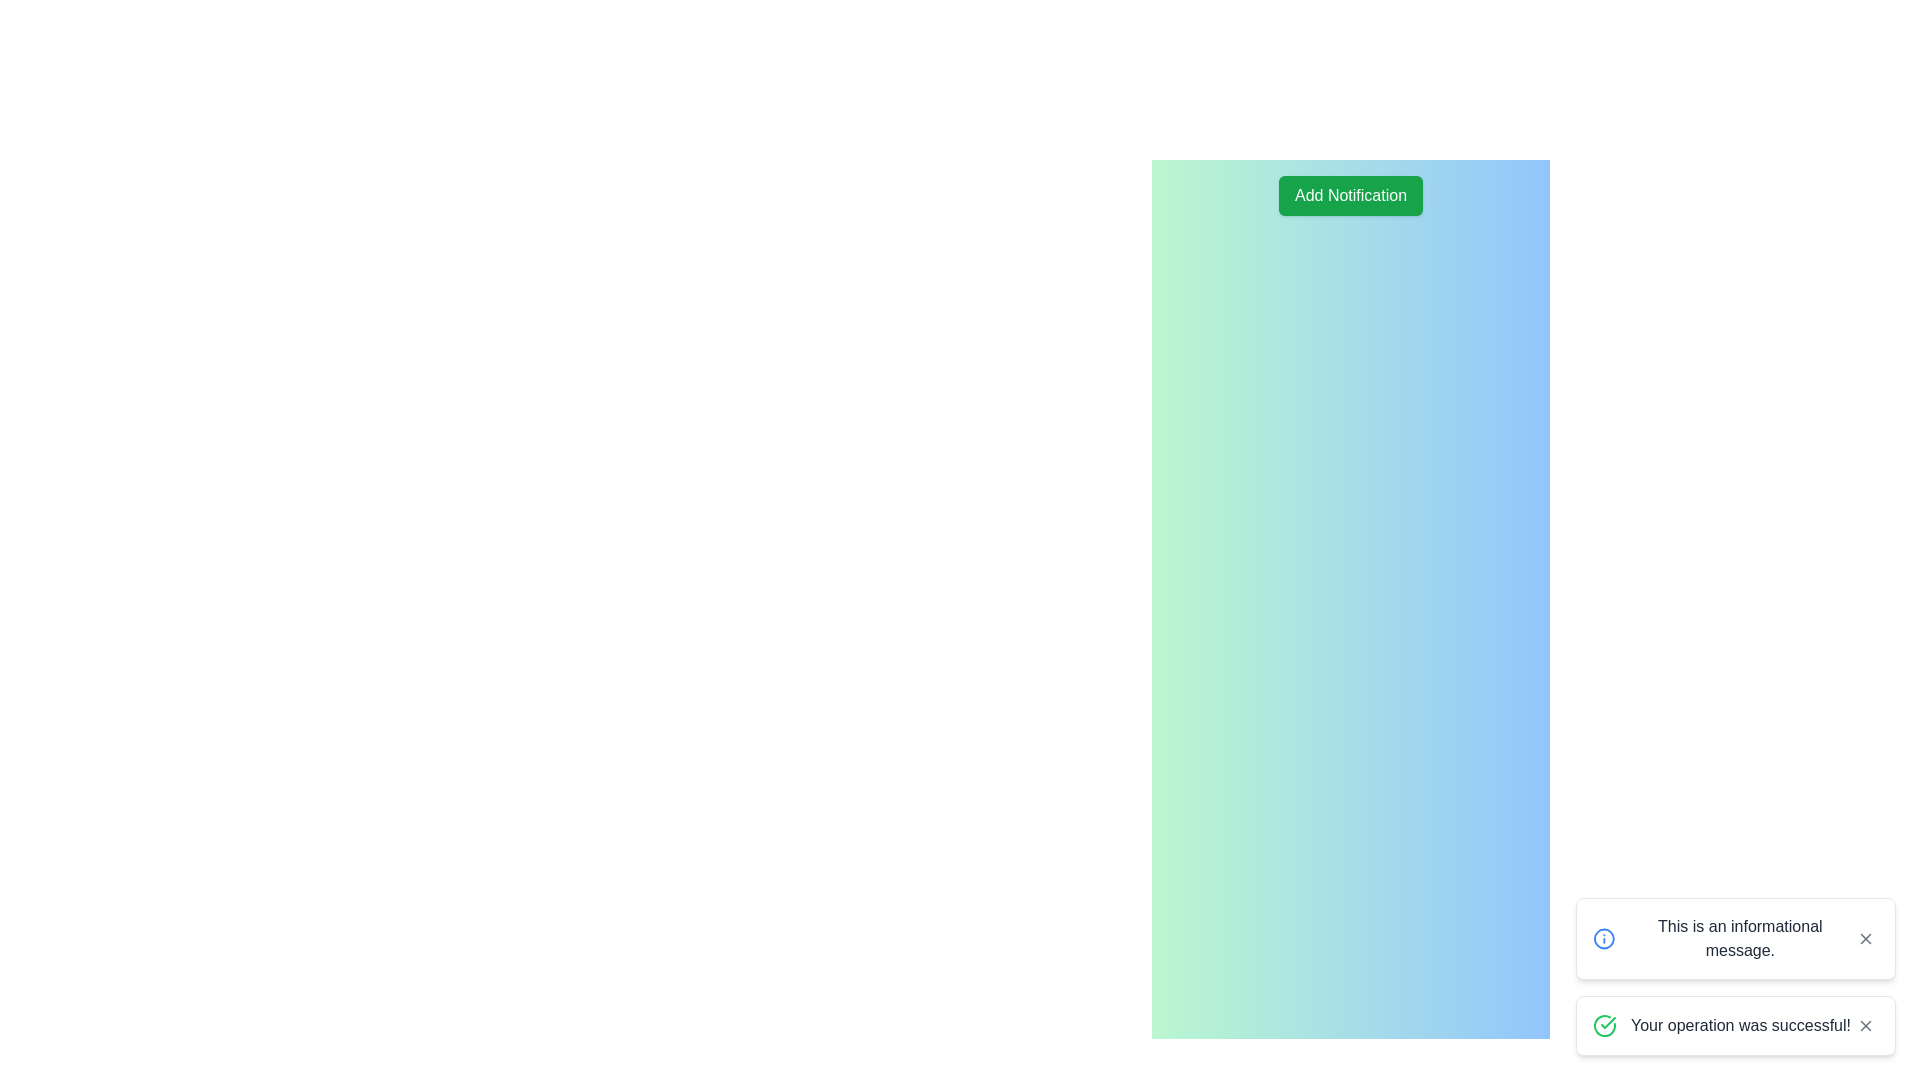 Image resolution: width=1920 pixels, height=1080 pixels. I want to click on the notification box with a white background and rounded corners, which contains a blue informational icon on the left and a gray close button icon on the right, so click(1735, 938).